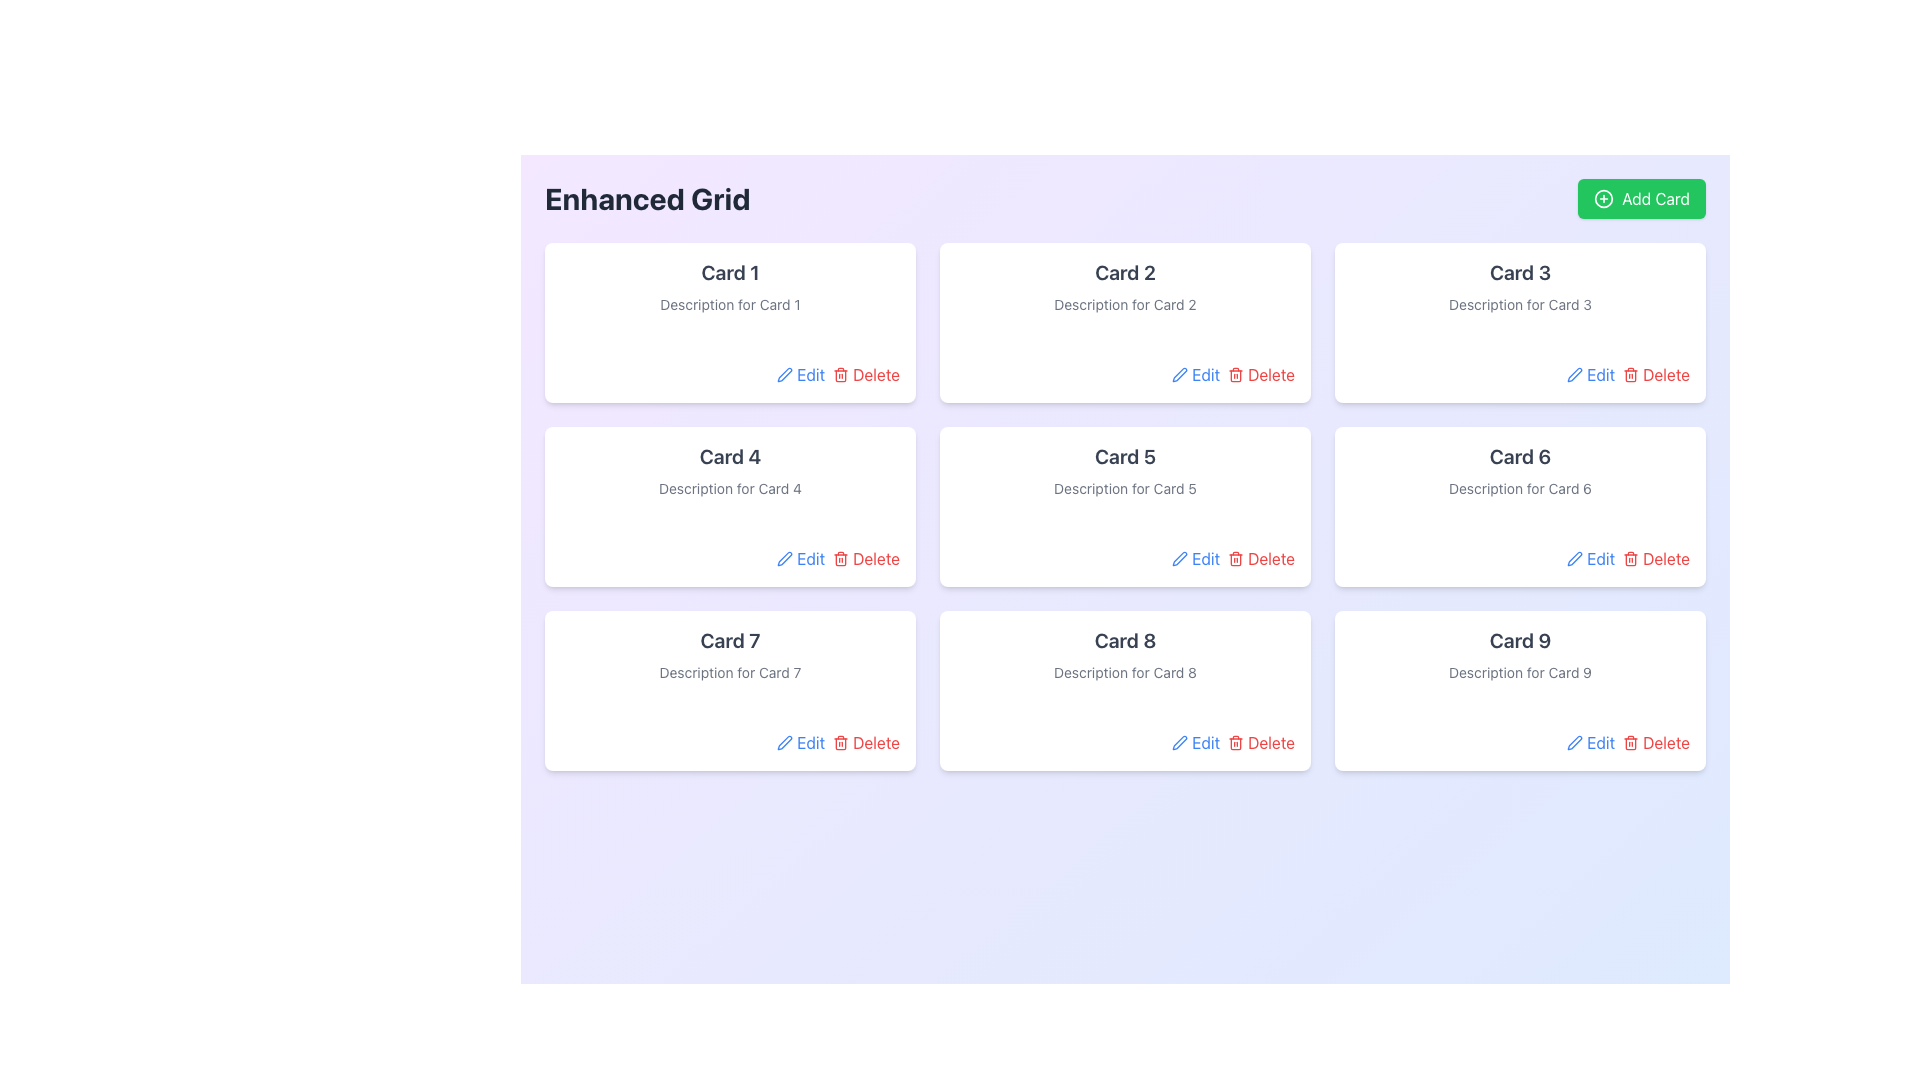 The height and width of the screenshot is (1080, 1920). Describe the element at coordinates (1180, 743) in the screenshot. I see `the pen-shaped icon representing the 'Edit' functionality for Card 8, located left of the 'Edit' text in the action menu` at that location.